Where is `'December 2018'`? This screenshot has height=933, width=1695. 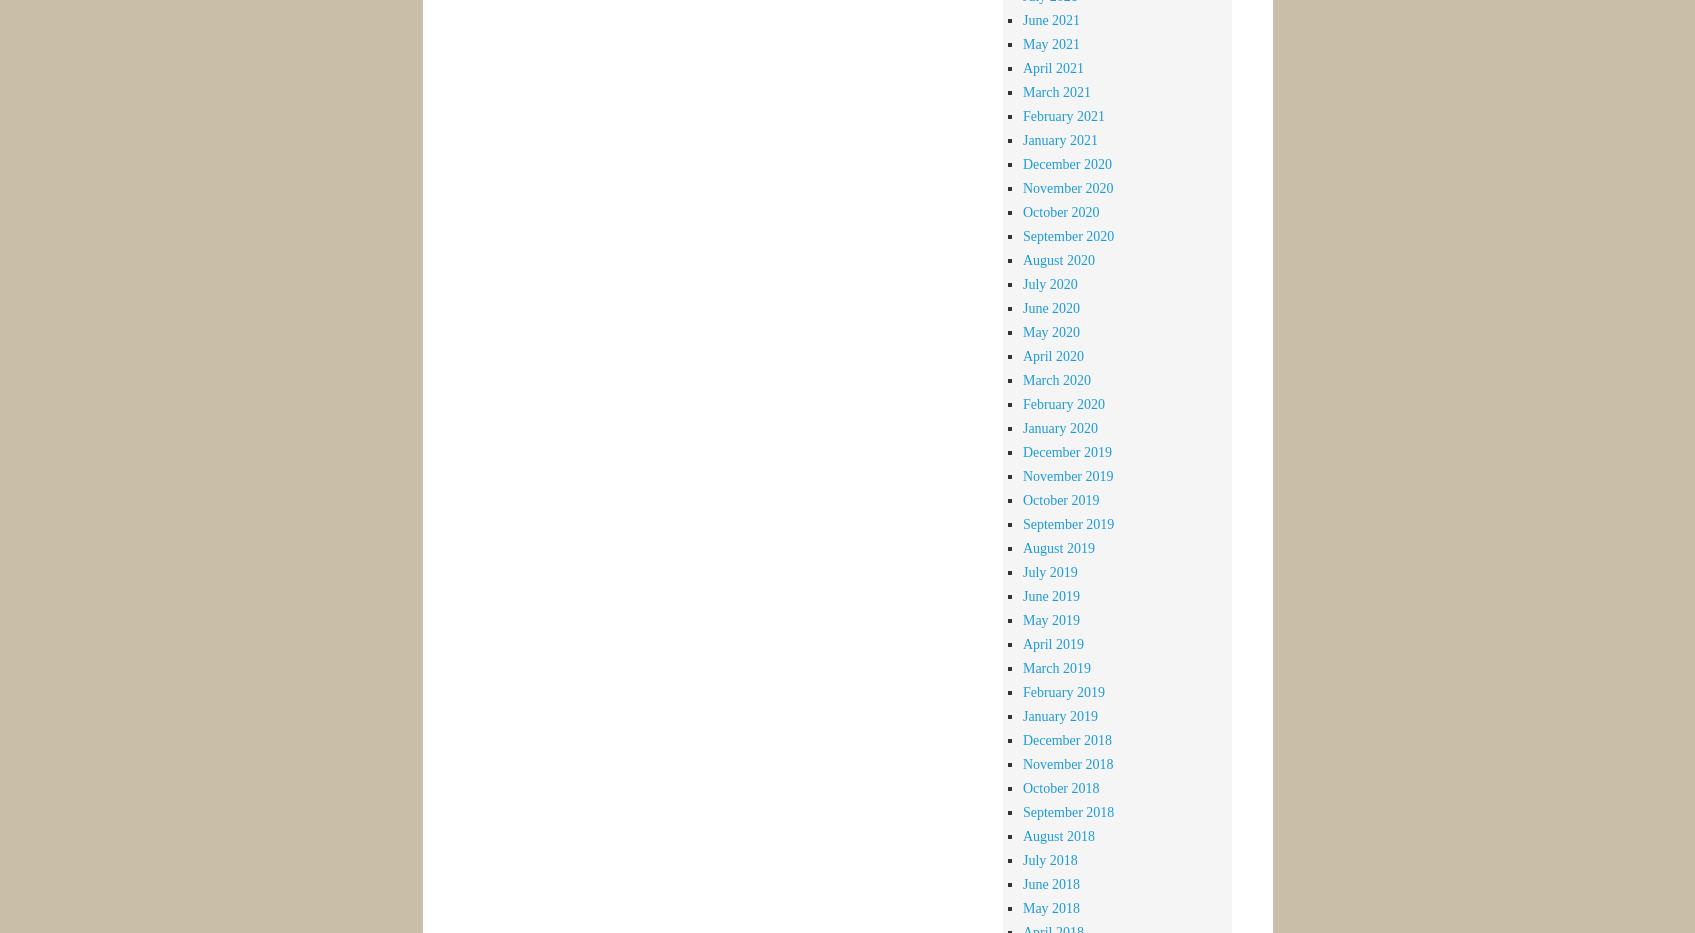 'December 2018' is located at coordinates (1020, 738).